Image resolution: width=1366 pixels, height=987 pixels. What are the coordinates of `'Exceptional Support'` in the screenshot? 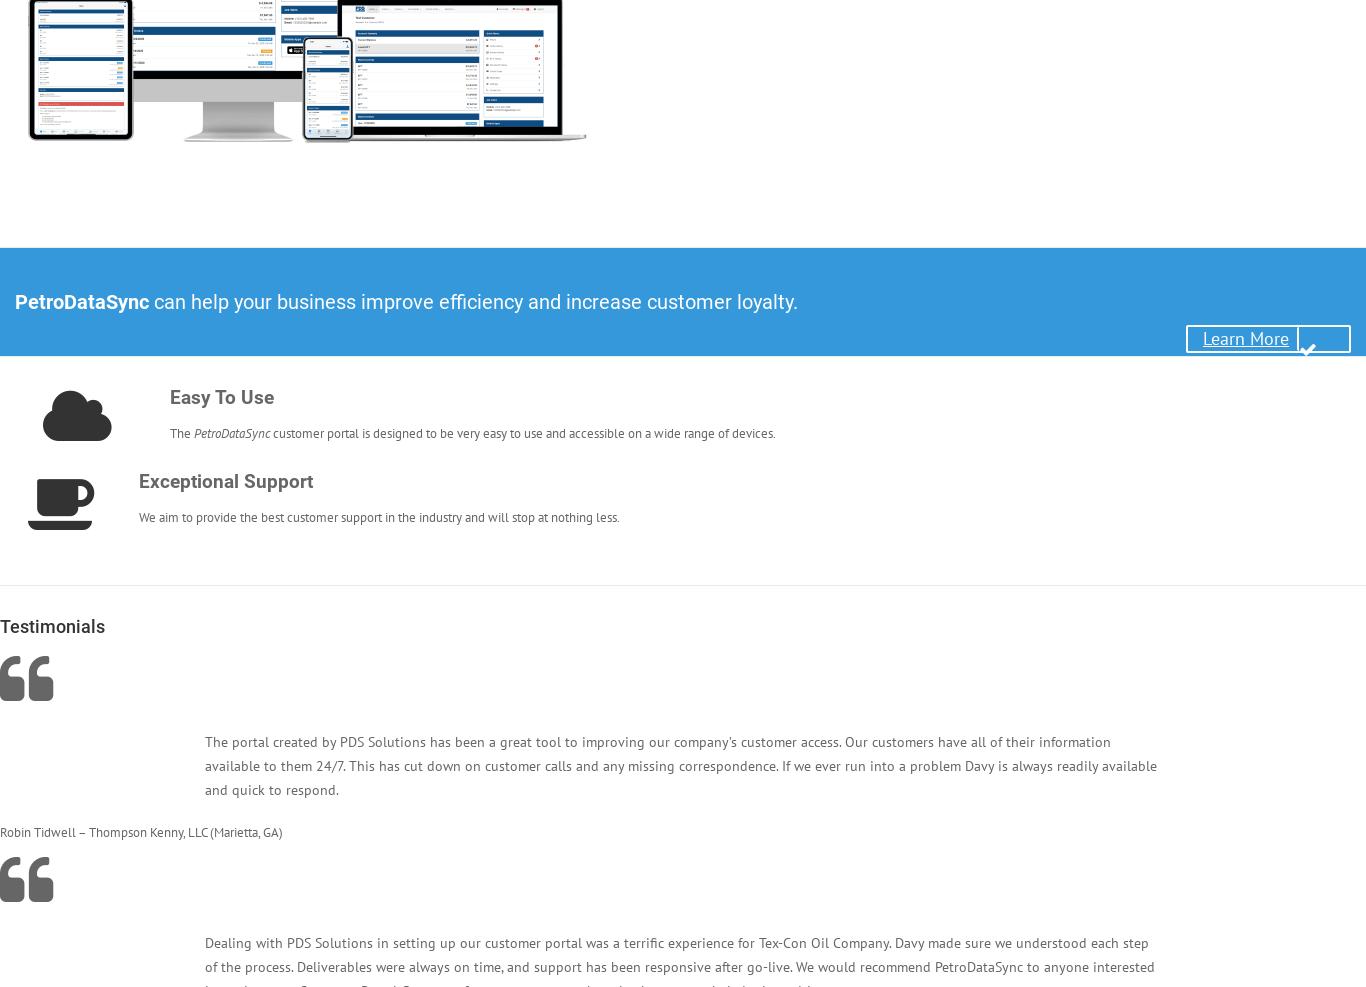 It's located at (224, 480).